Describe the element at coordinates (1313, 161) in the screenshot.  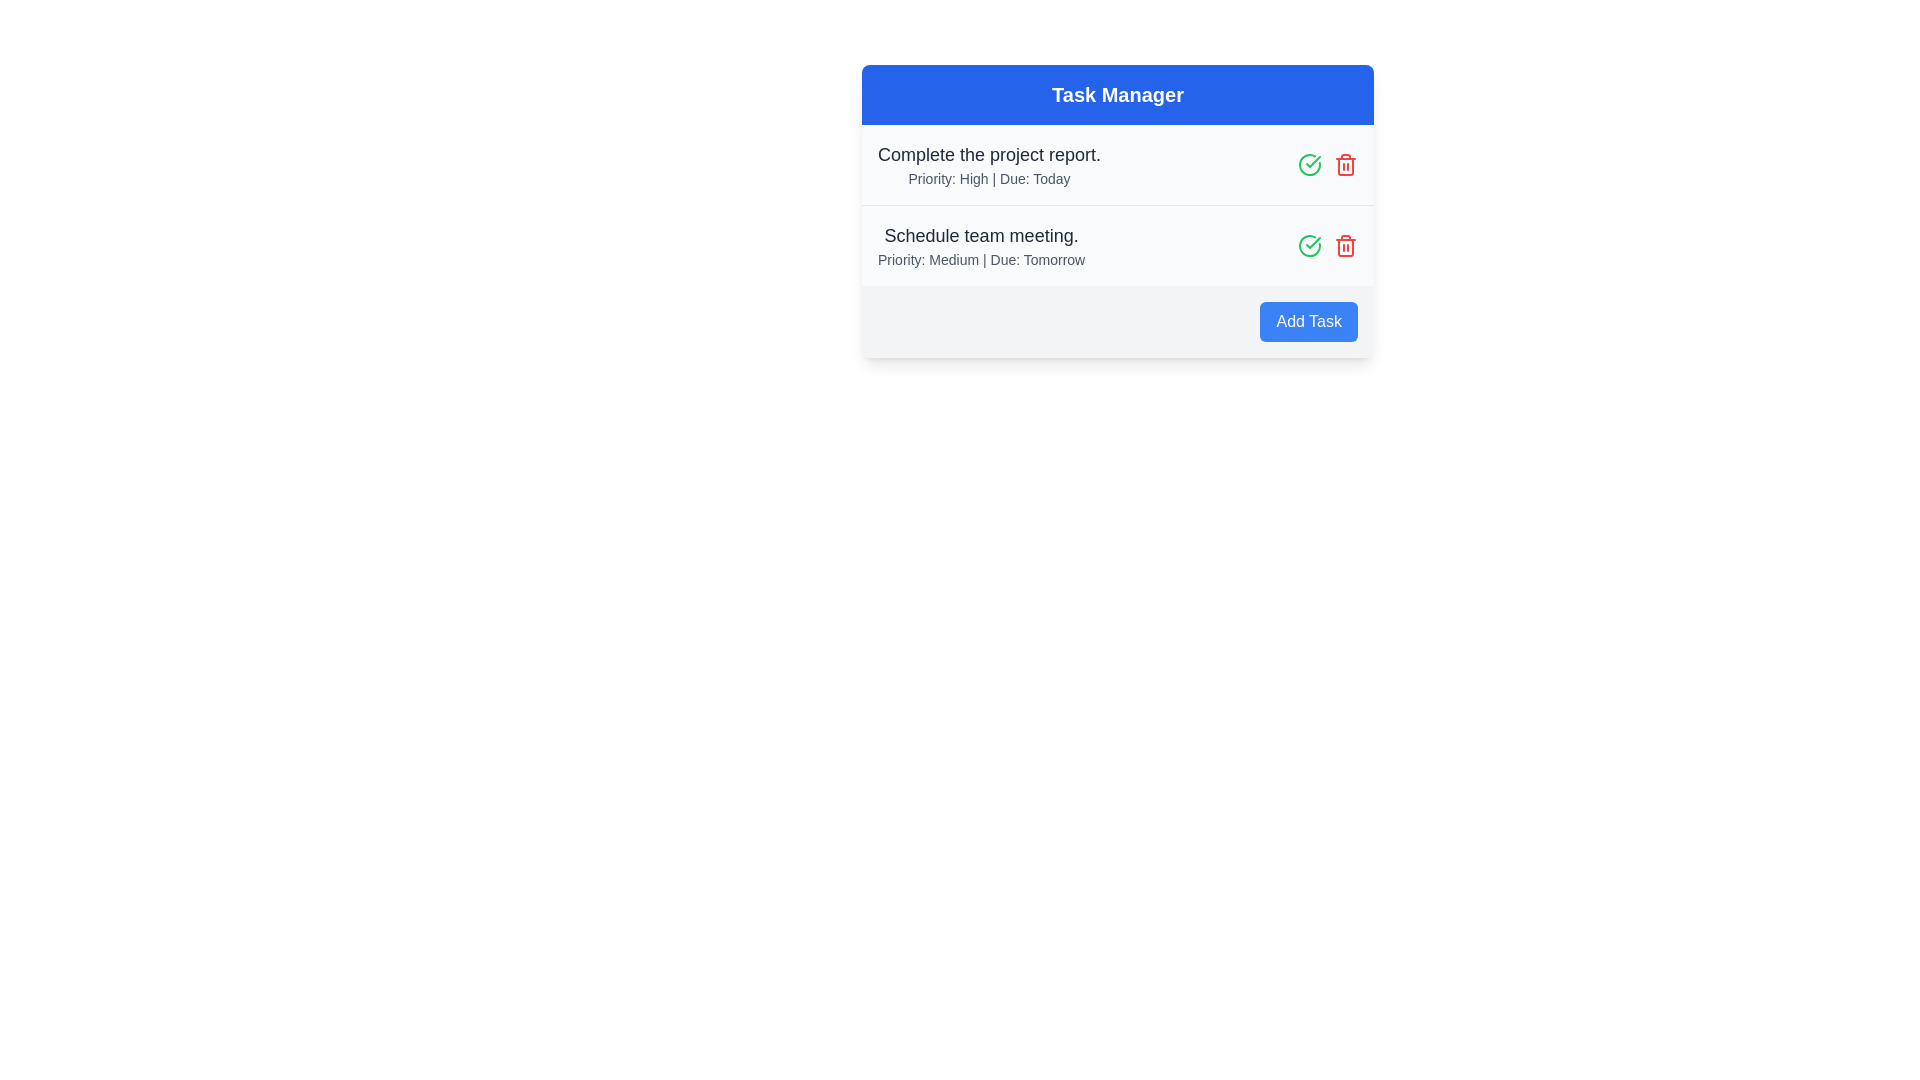
I see `the center of the check mark icon, which is the second icon` at that location.